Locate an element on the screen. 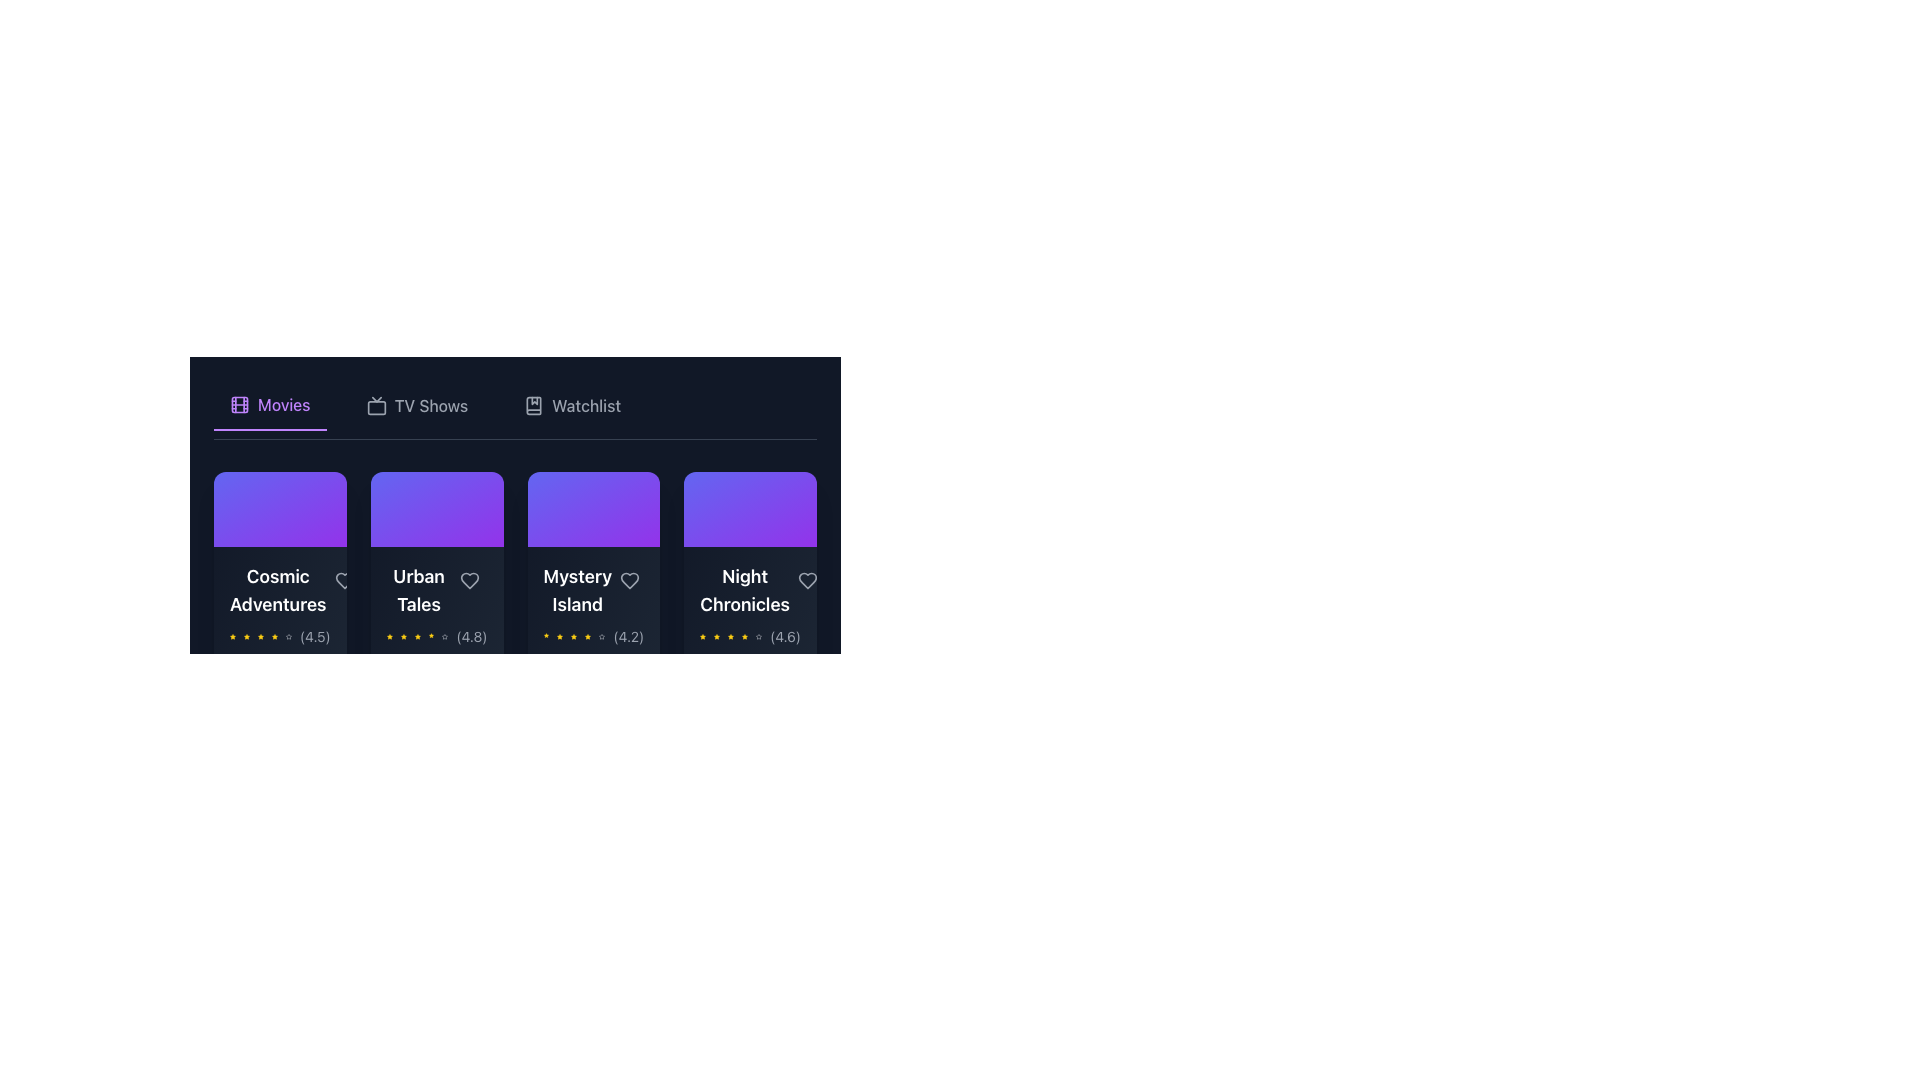 Image resolution: width=1920 pixels, height=1080 pixels. the 'TV Shows' button in the navigation bar is located at coordinates (416, 405).